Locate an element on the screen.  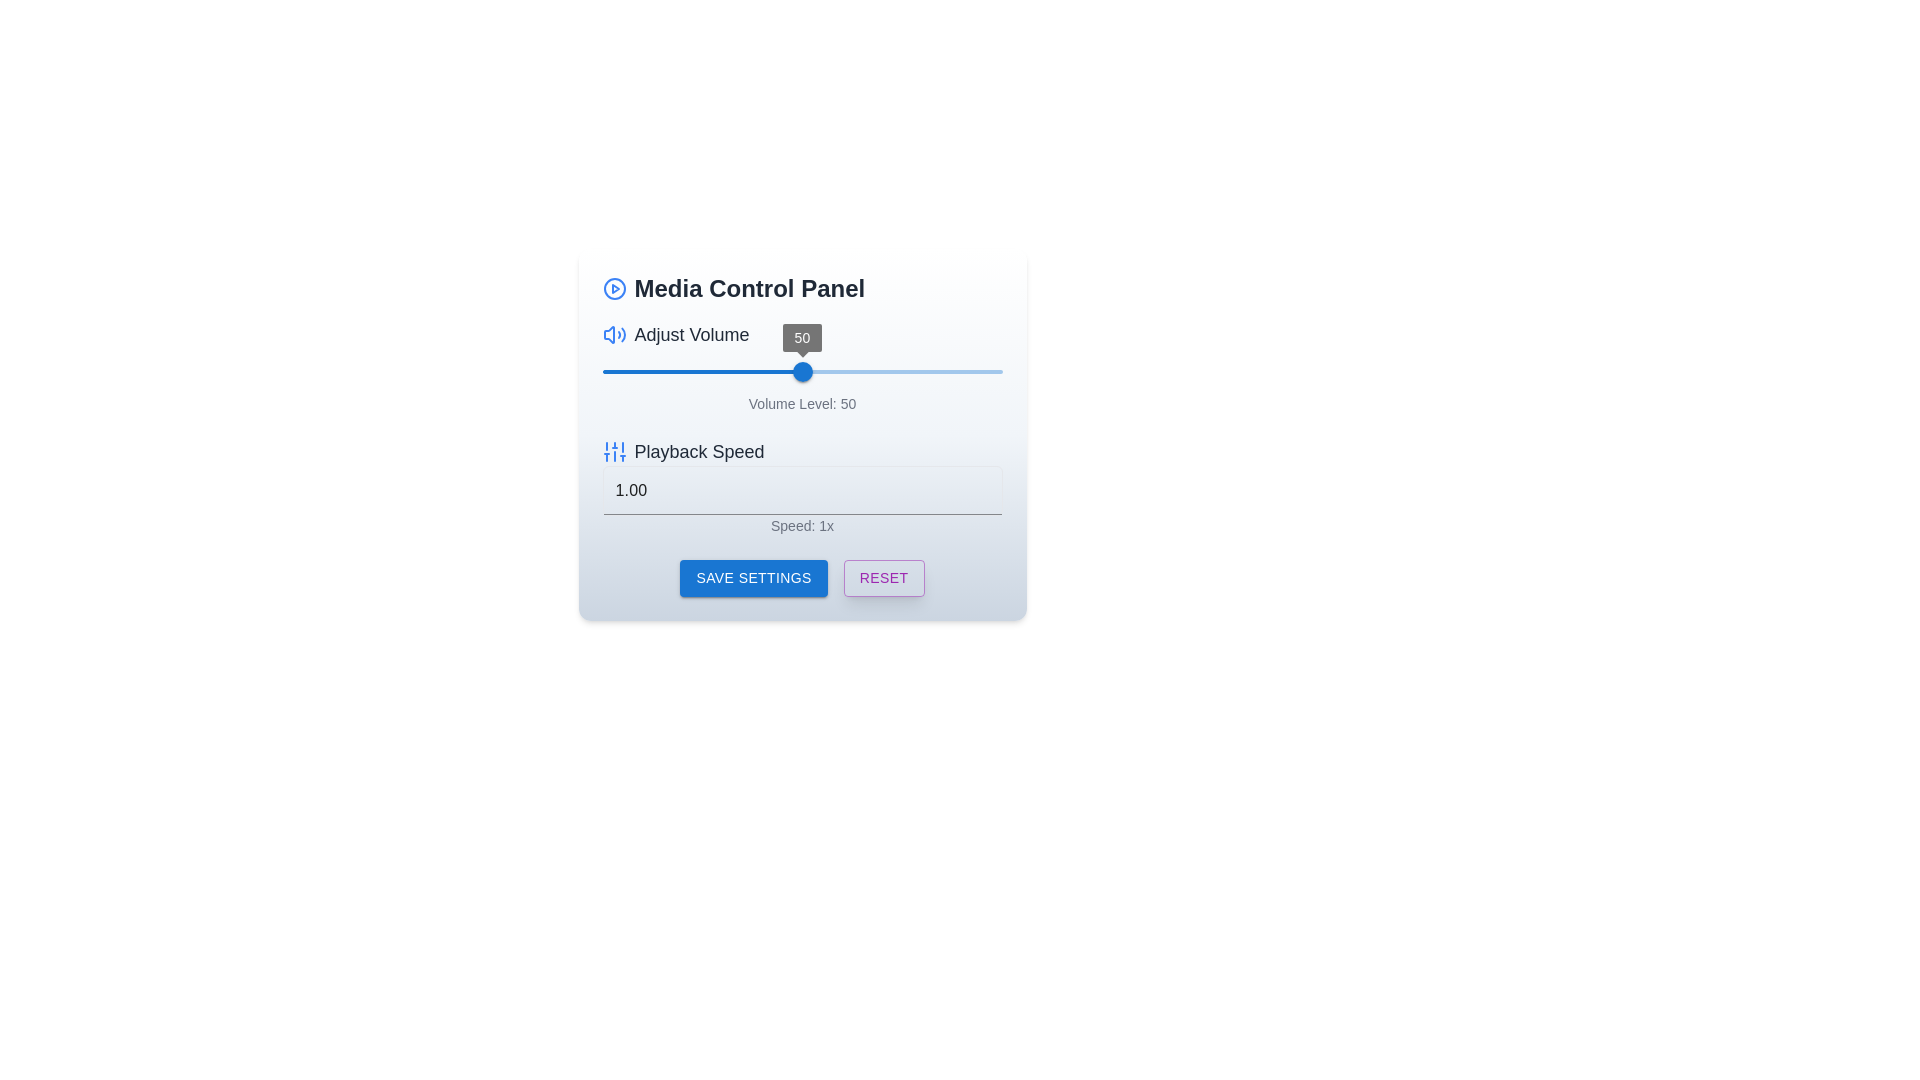
volume is located at coordinates (986, 371).